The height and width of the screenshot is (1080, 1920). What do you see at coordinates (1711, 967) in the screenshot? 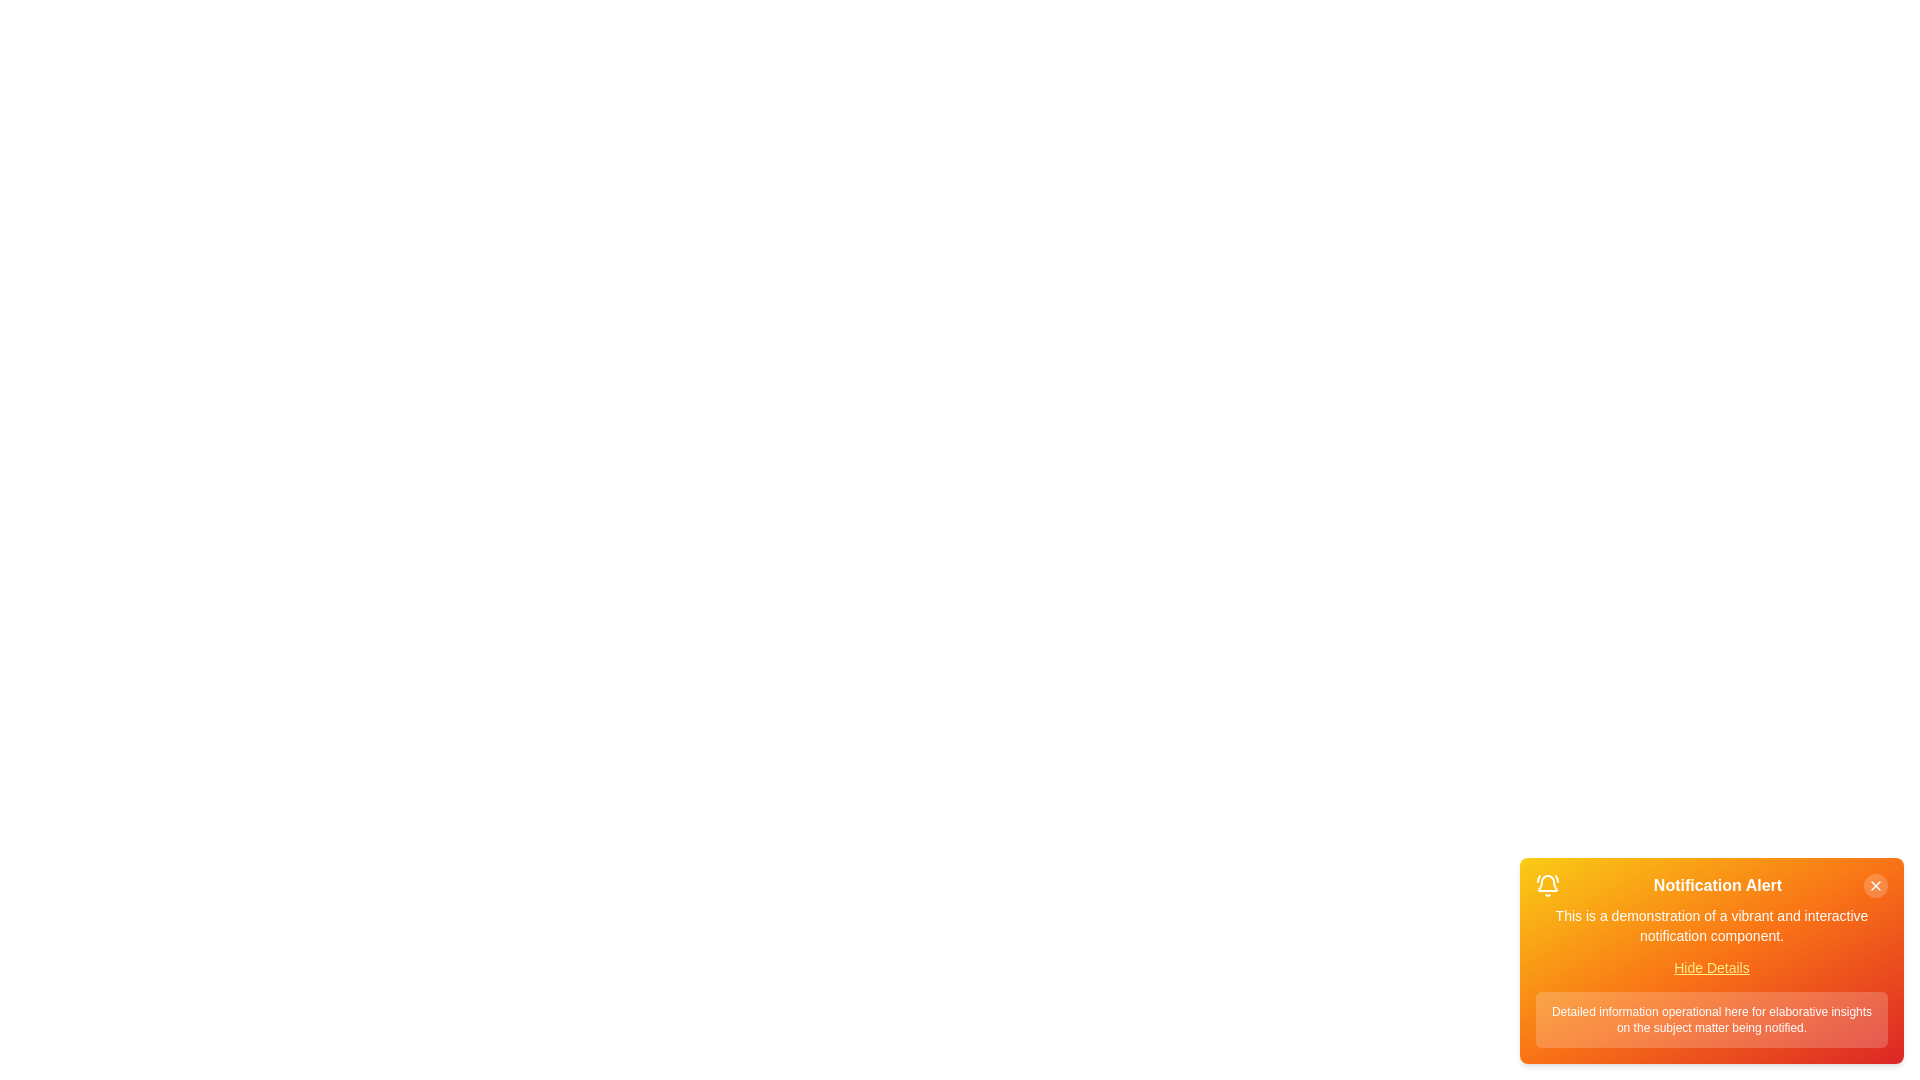
I see `'Hide Details' button to toggle the visibility of additional details` at bounding box center [1711, 967].